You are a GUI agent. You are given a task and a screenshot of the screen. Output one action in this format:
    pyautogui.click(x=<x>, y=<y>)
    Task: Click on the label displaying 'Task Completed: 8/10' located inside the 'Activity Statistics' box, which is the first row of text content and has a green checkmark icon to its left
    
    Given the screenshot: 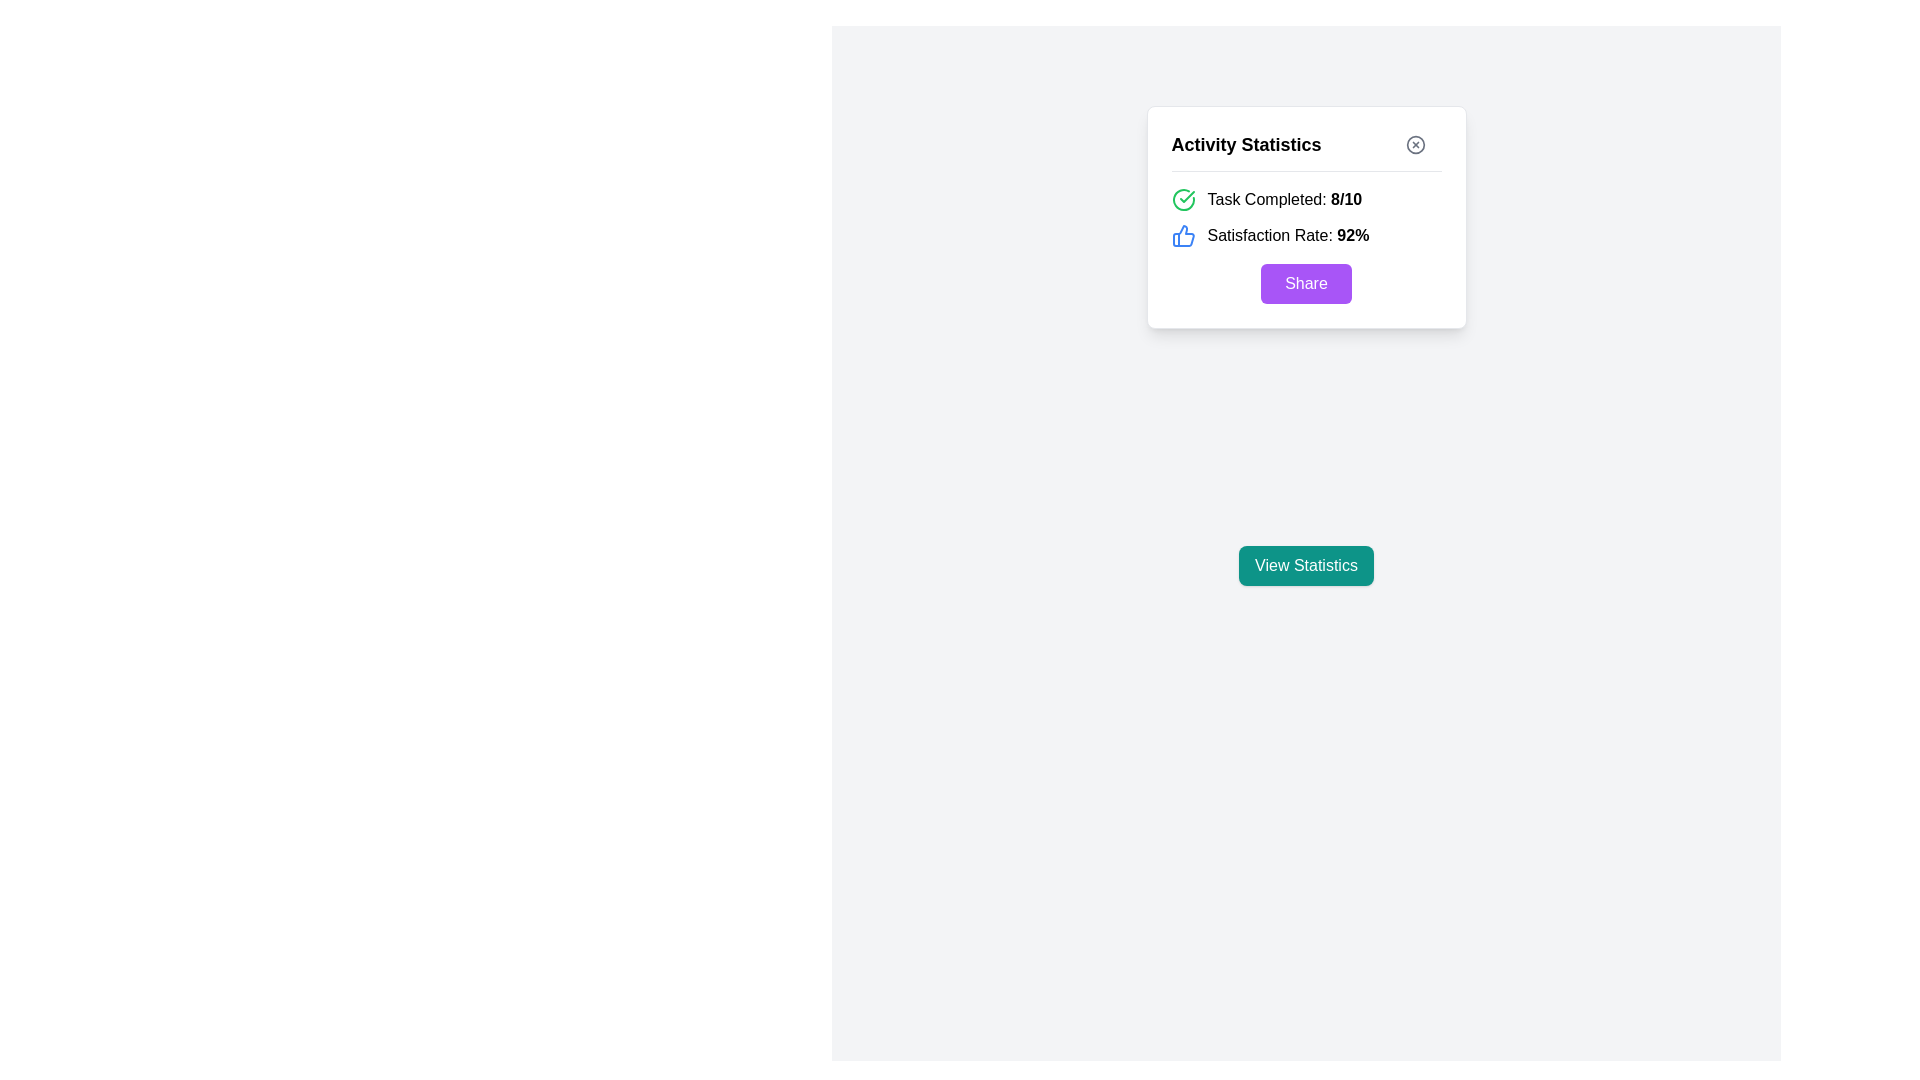 What is the action you would take?
    pyautogui.click(x=1284, y=200)
    